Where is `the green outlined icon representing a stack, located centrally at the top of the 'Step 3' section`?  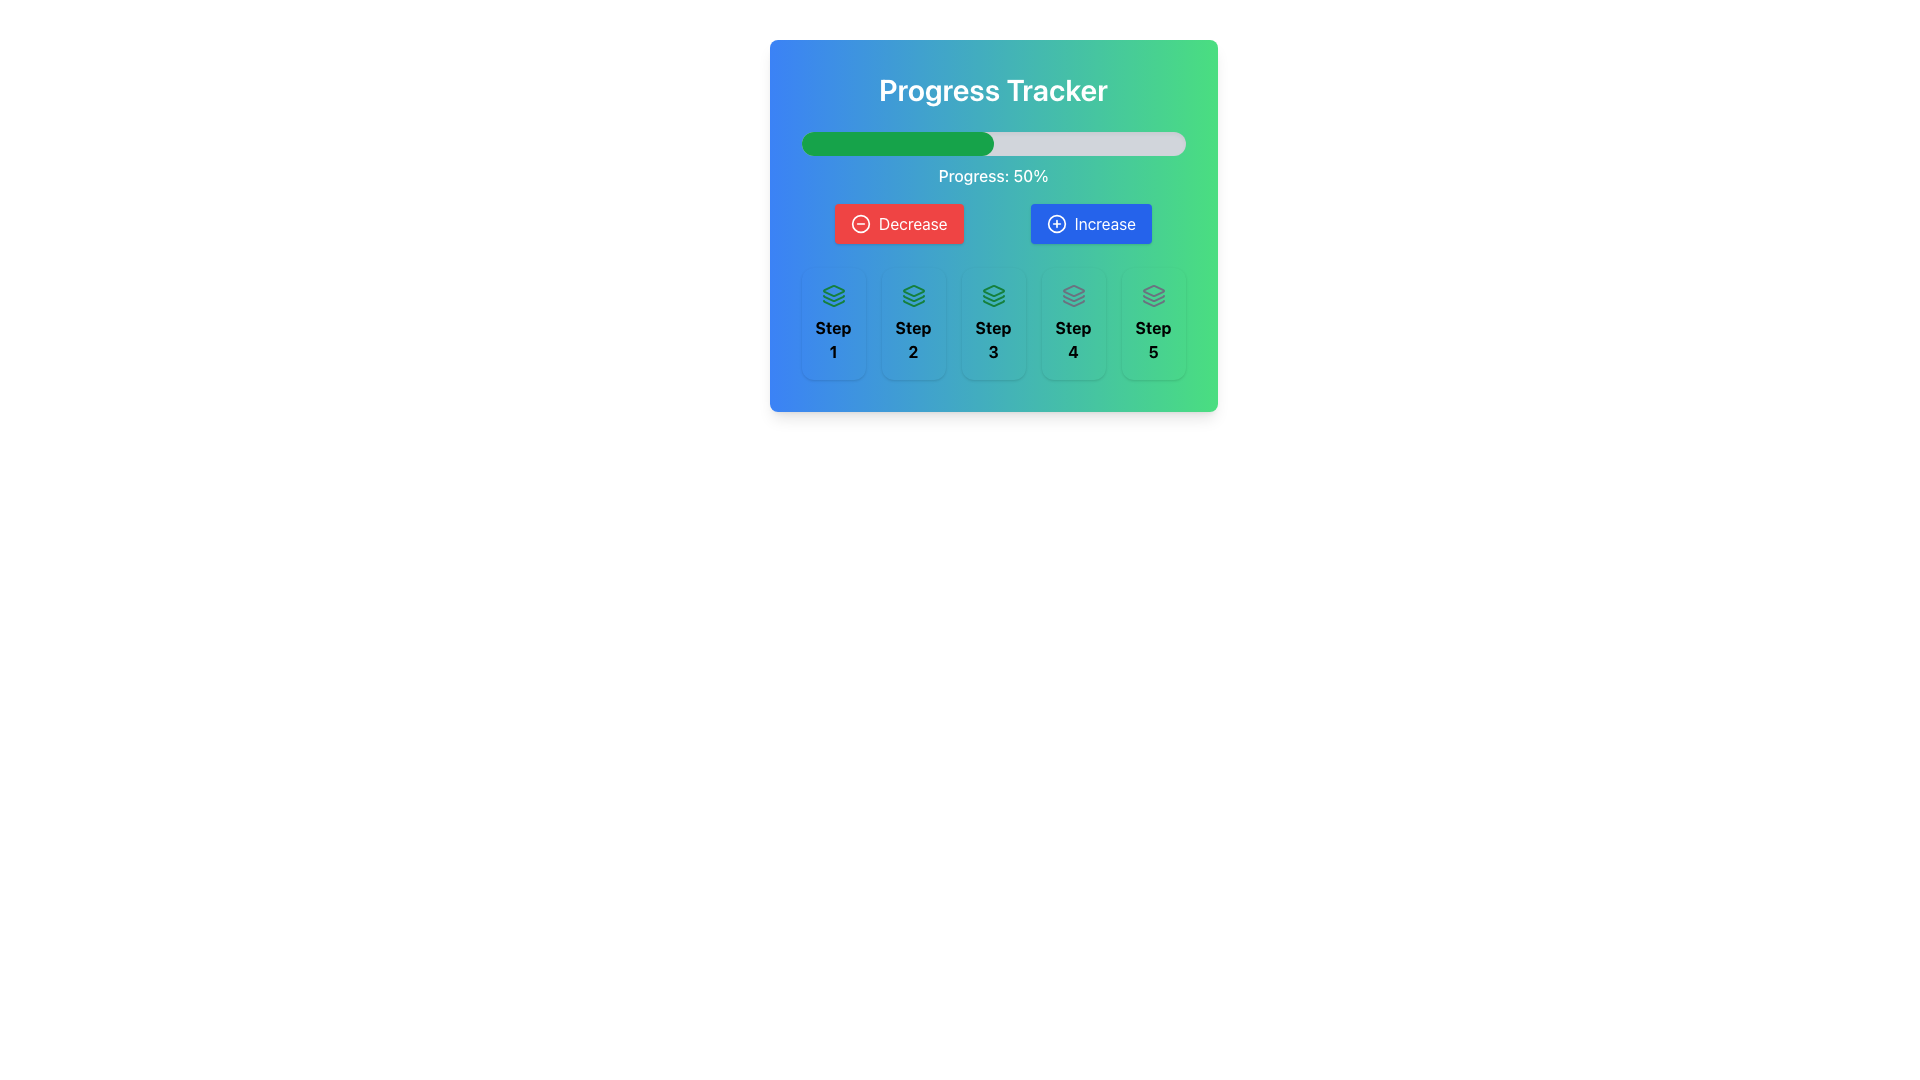
the green outlined icon representing a stack, located centrally at the top of the 'Step 3' section is located at coordinates (993, 296).